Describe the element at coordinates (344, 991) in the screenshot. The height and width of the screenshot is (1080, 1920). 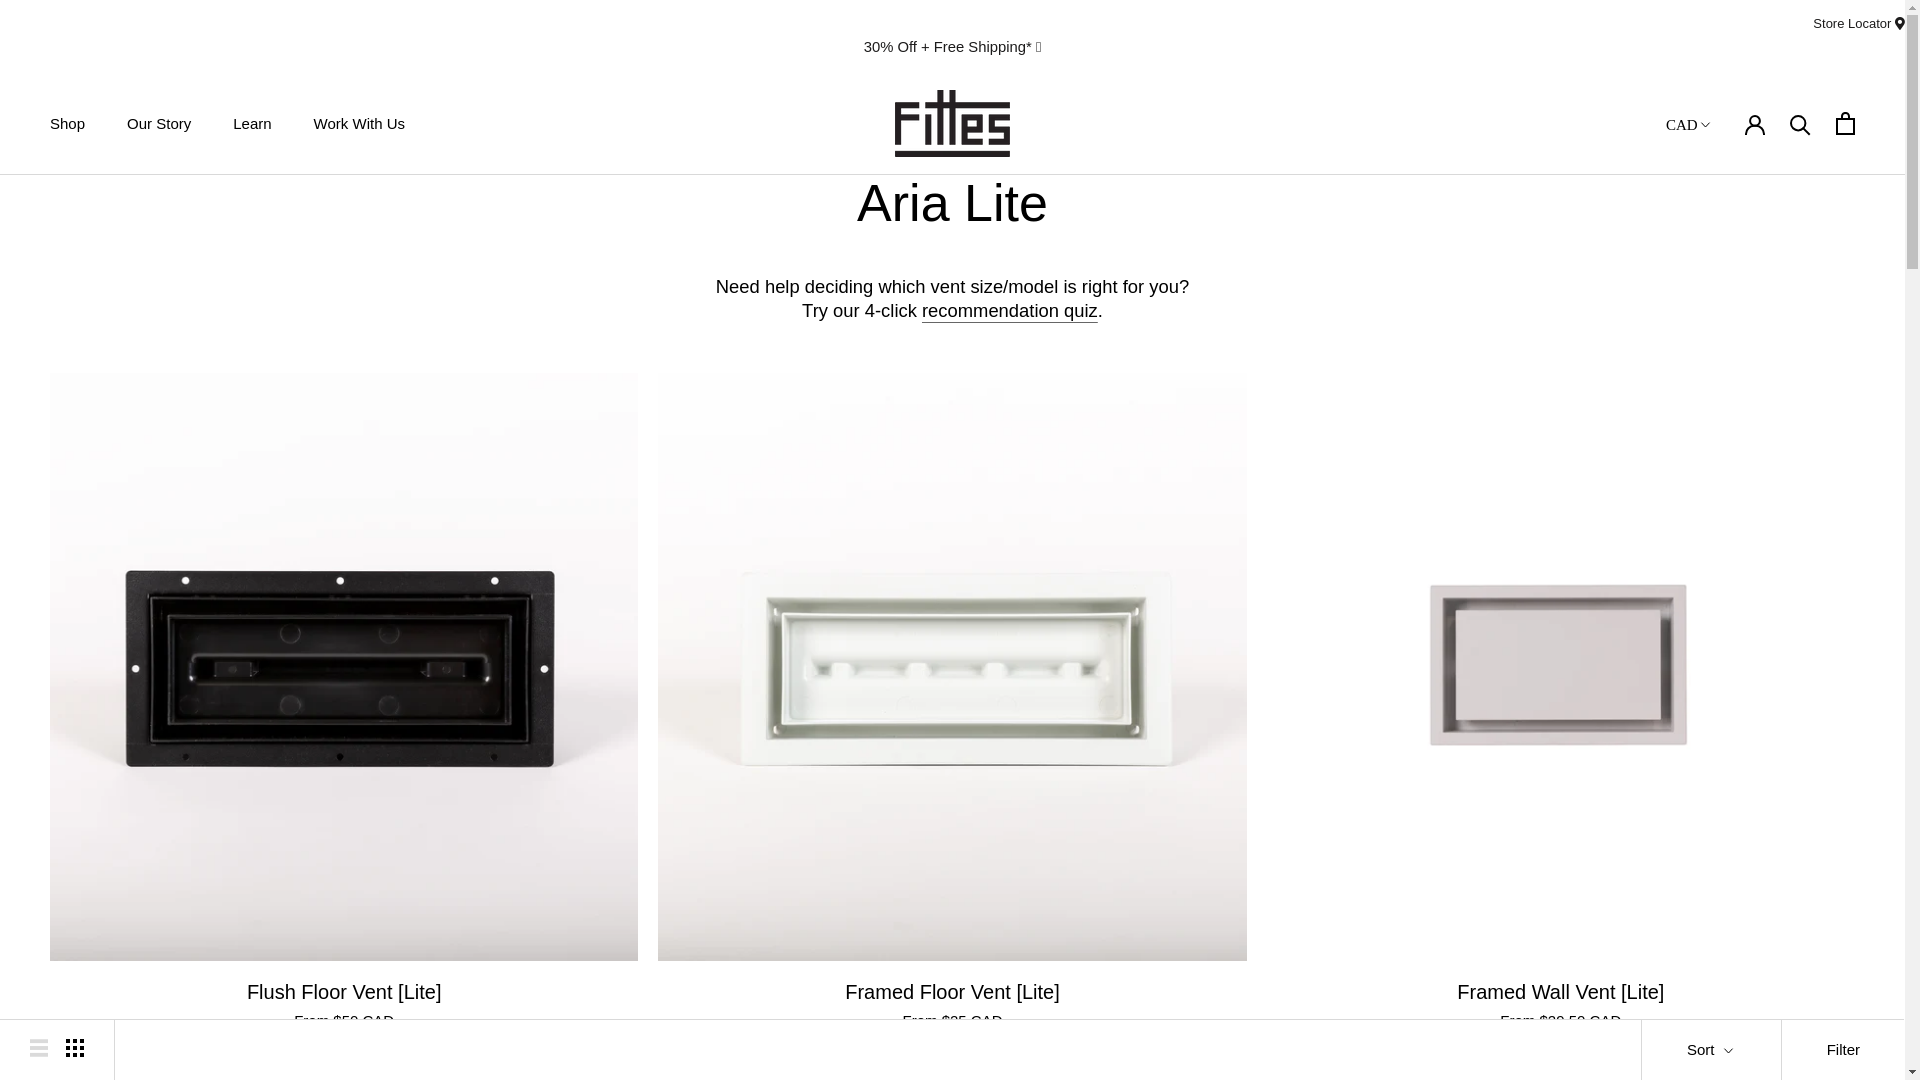
I see `'Flush Floor Vent [Lite]'` at that location.